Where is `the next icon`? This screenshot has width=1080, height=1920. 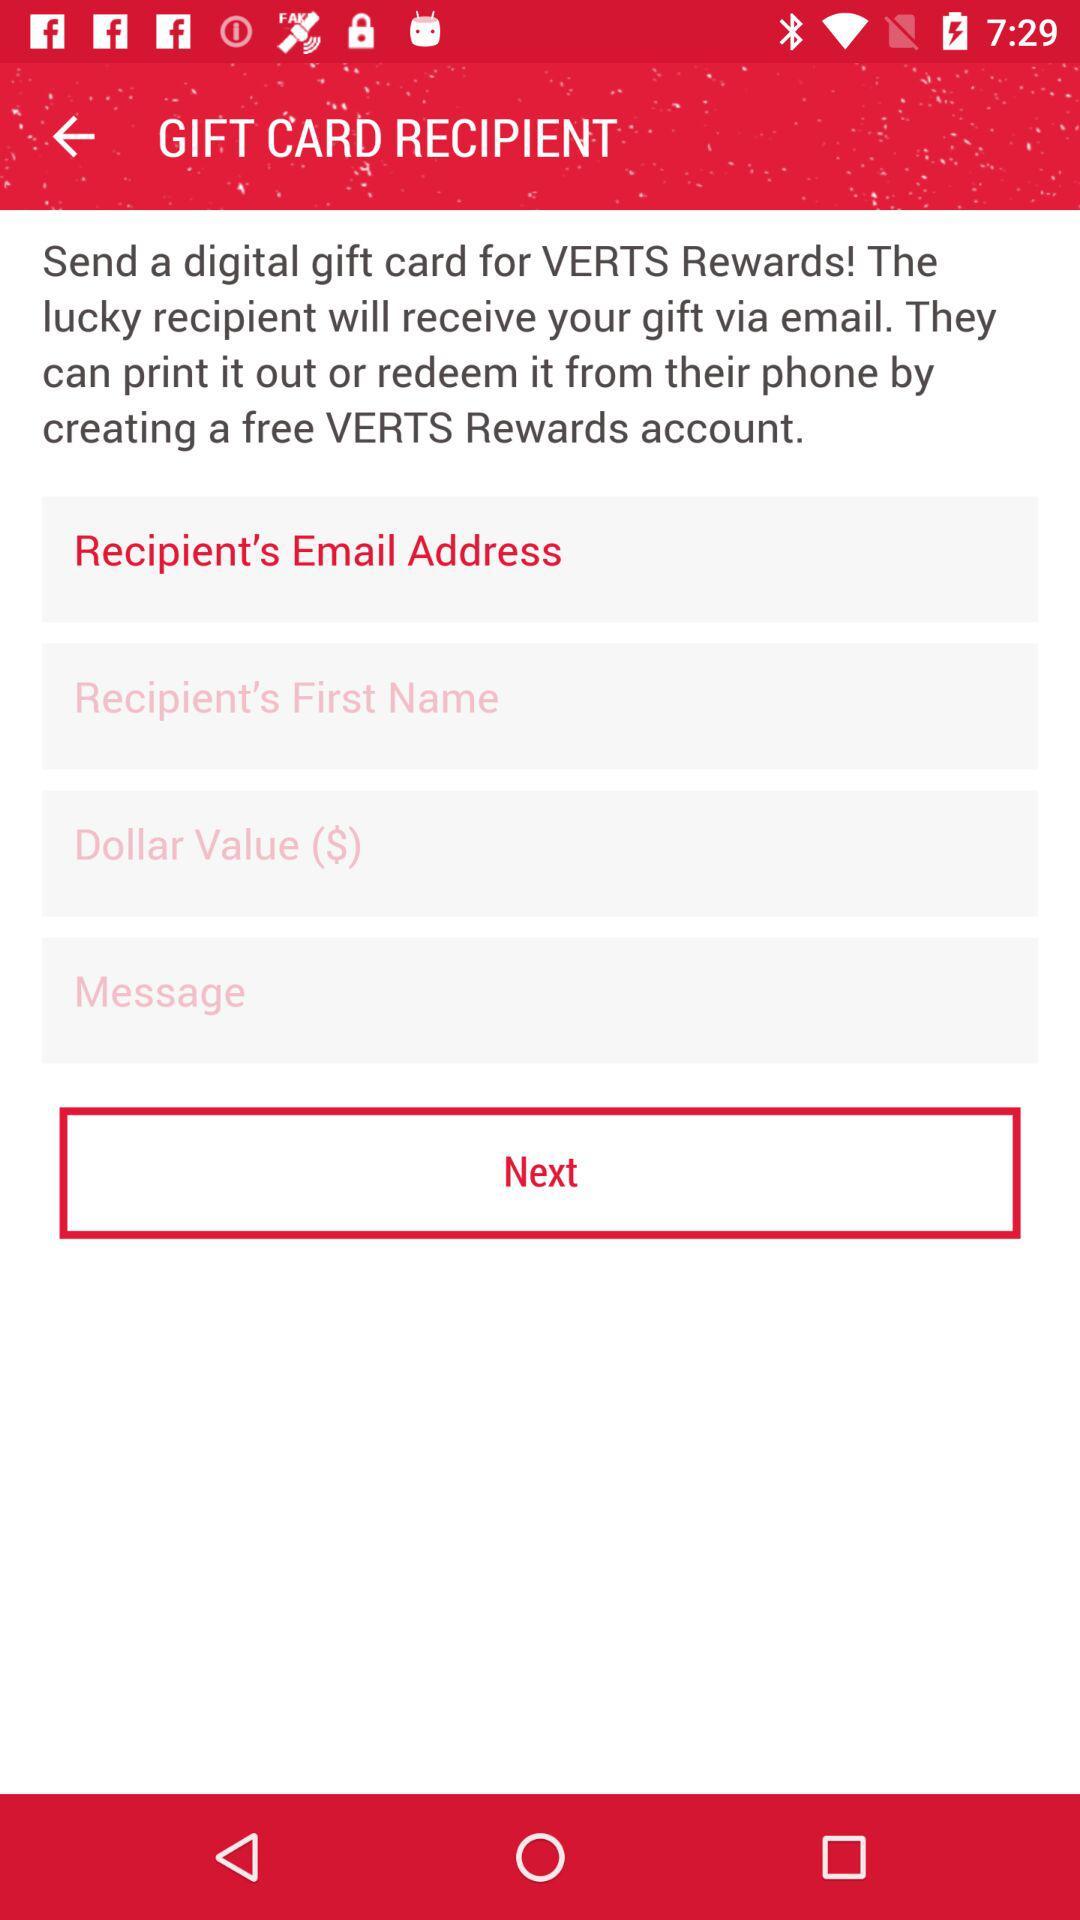
the next icon is located at coordinates (540, 1172).